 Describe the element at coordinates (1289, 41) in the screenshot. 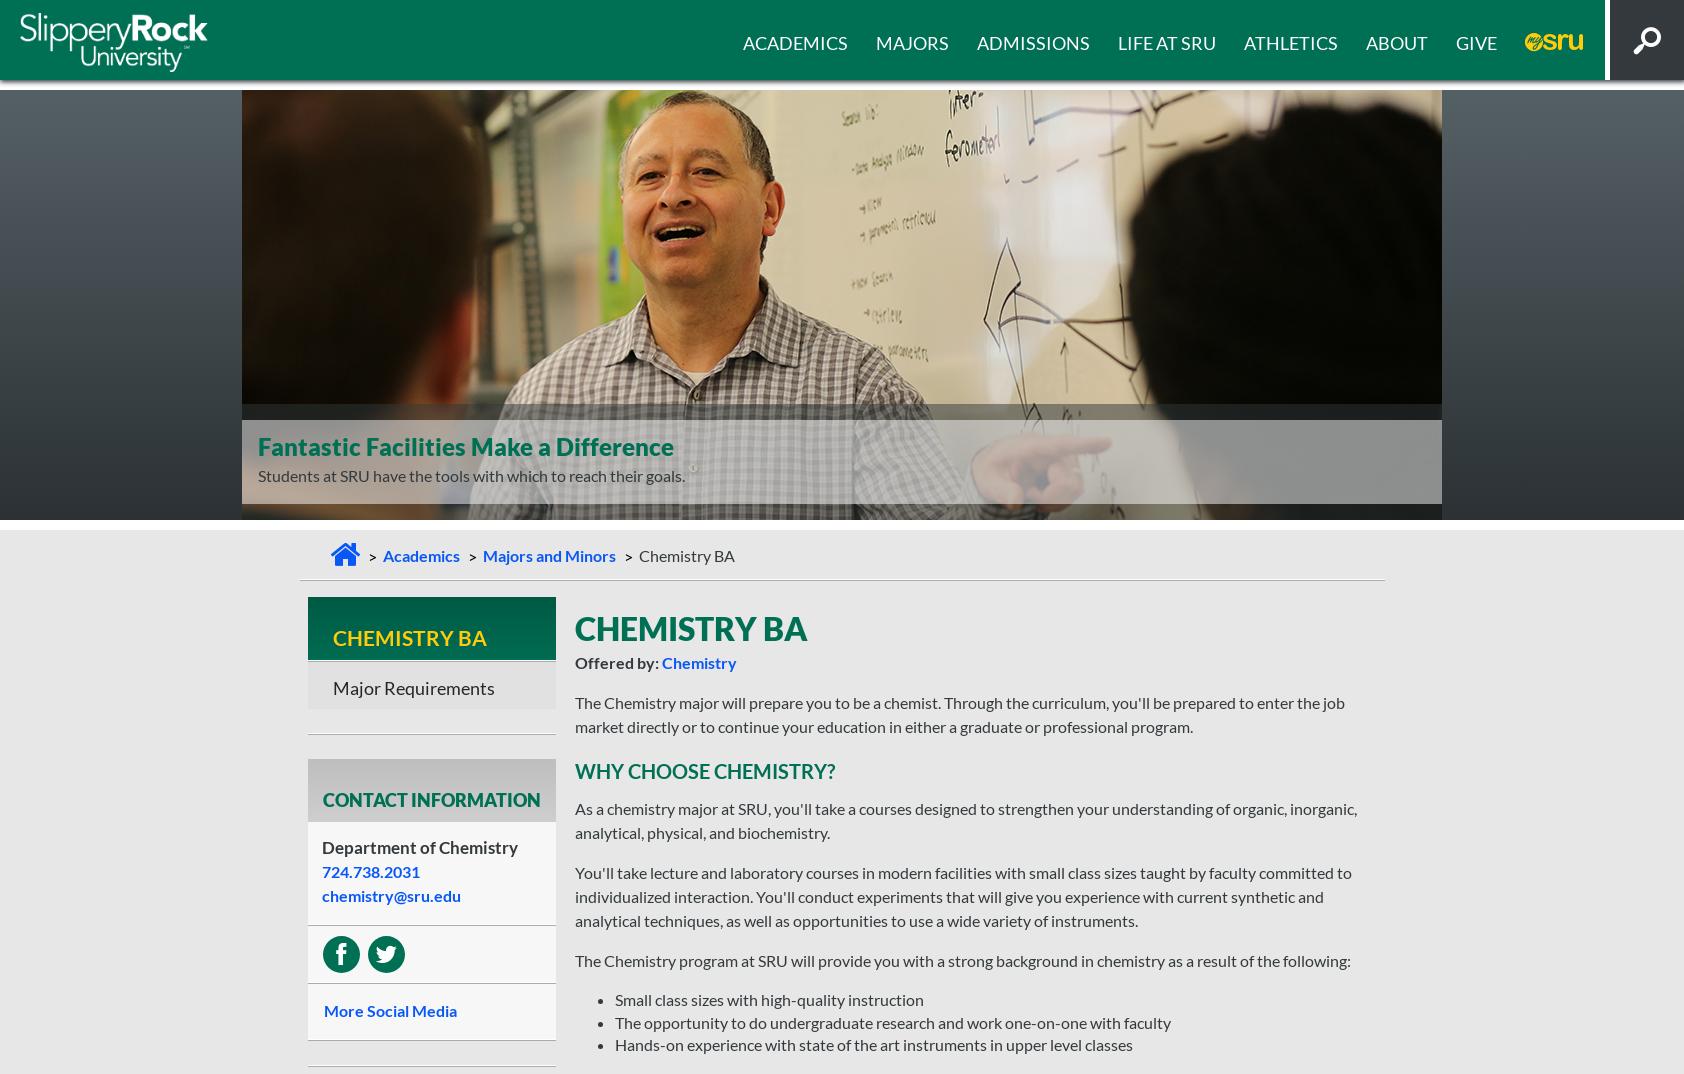

I see `'Athletics'` at that location.